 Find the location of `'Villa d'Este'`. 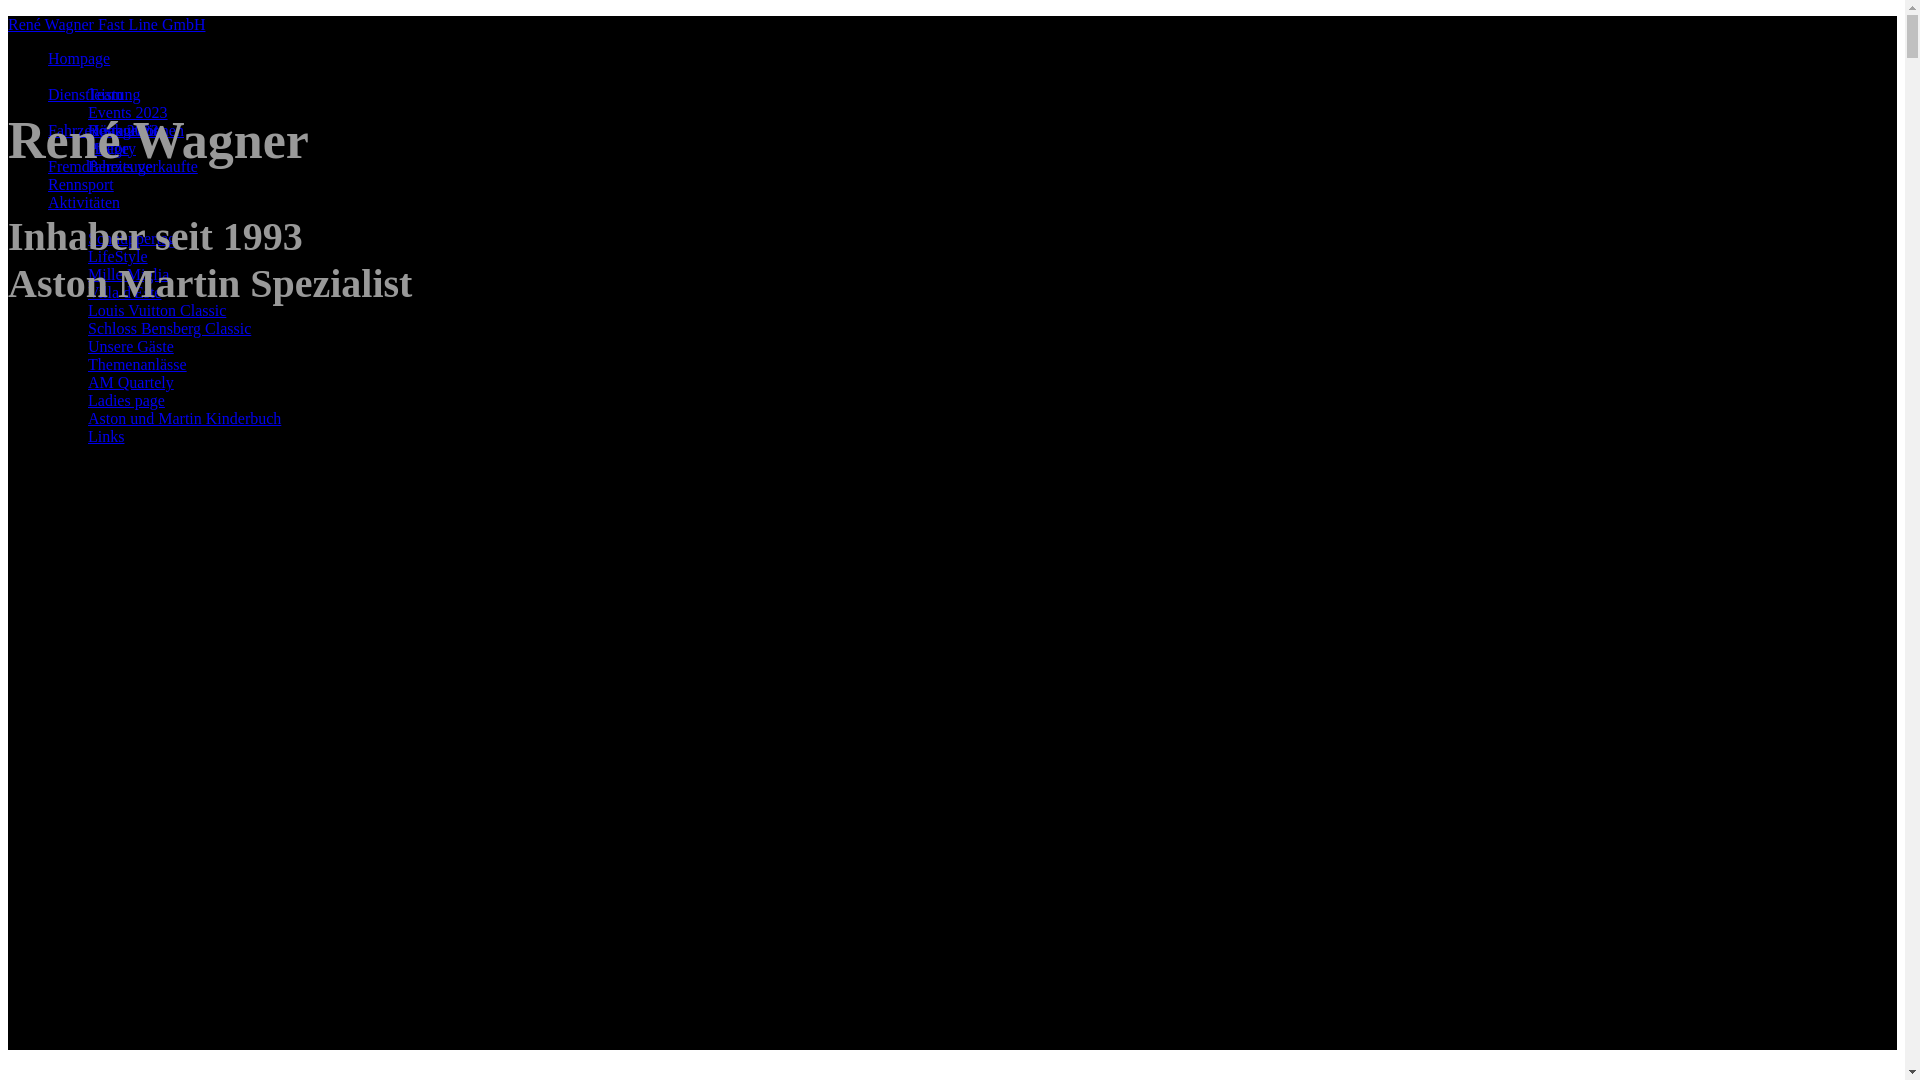

'Villa d'Este' is located at coordinates (86, 292).